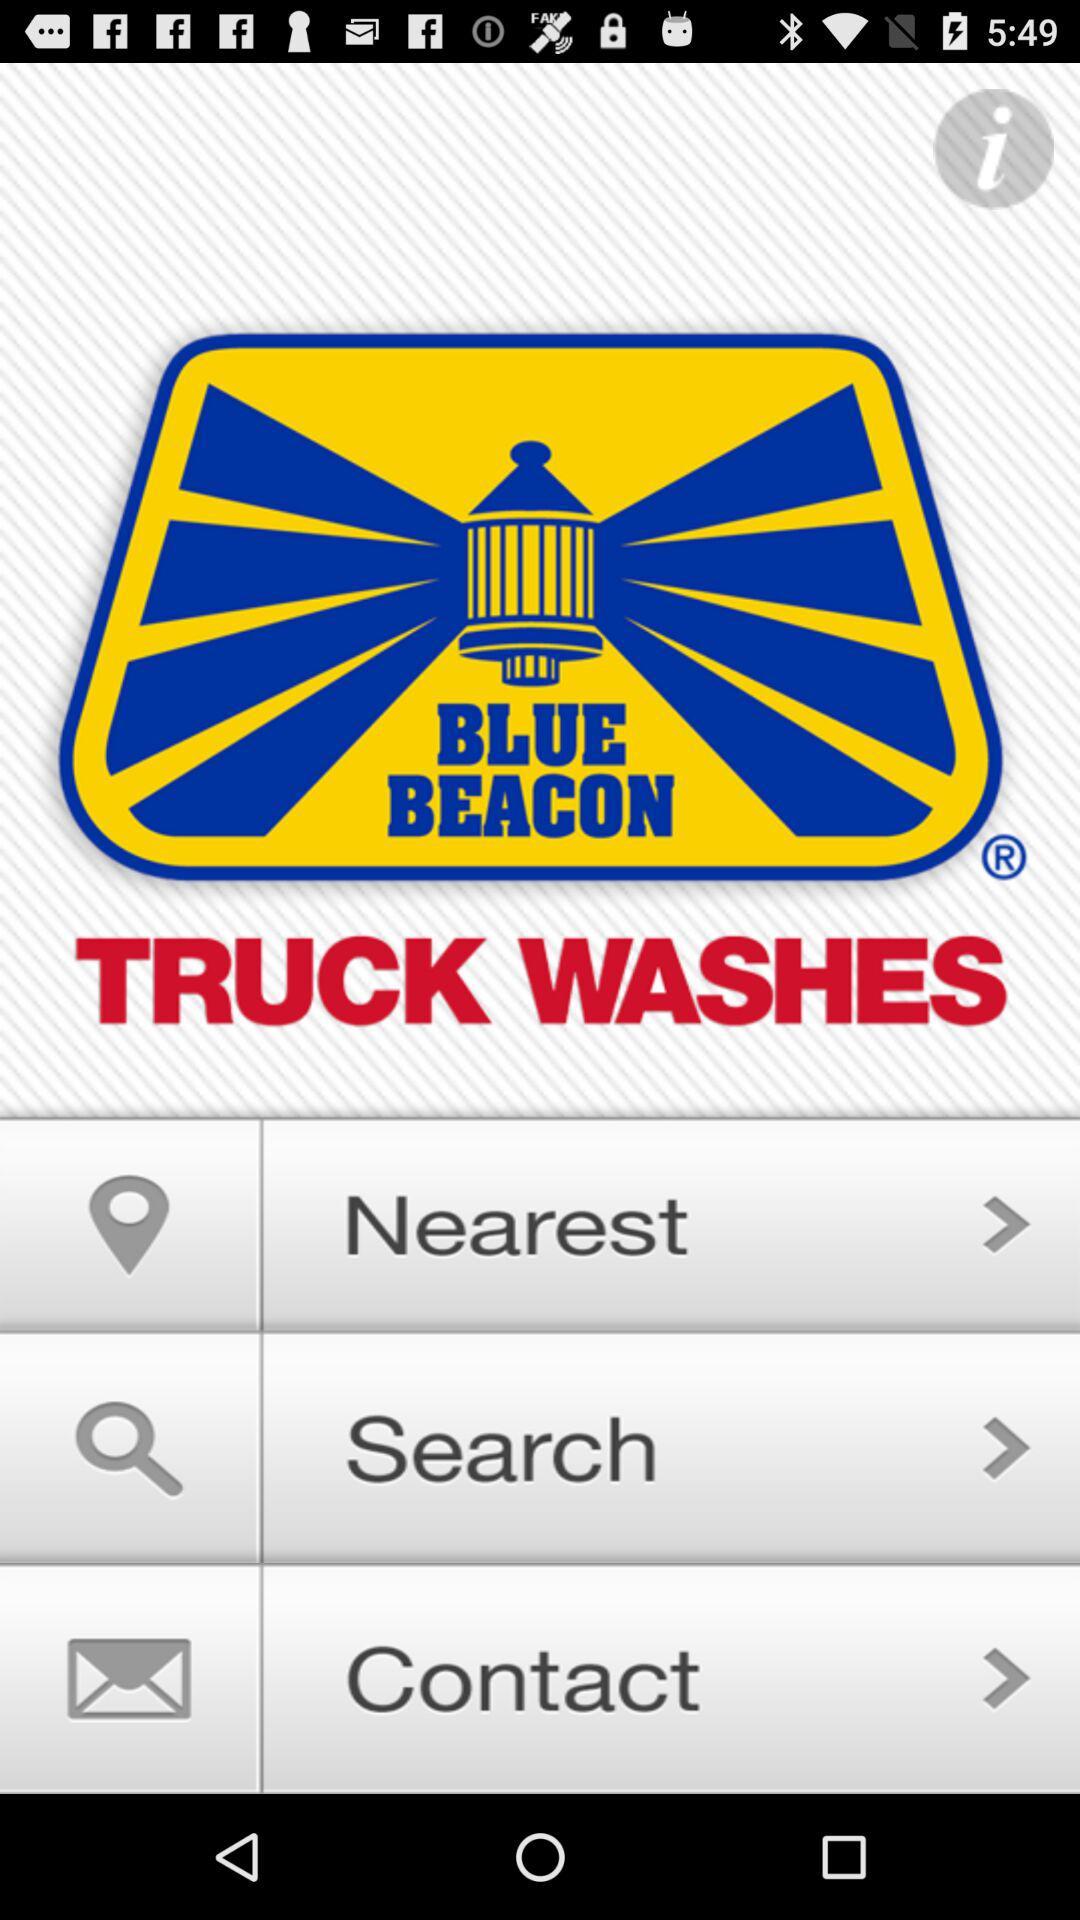 This screenshot has height=1920, width=1080. I want to click on more information, so click(993, 148).